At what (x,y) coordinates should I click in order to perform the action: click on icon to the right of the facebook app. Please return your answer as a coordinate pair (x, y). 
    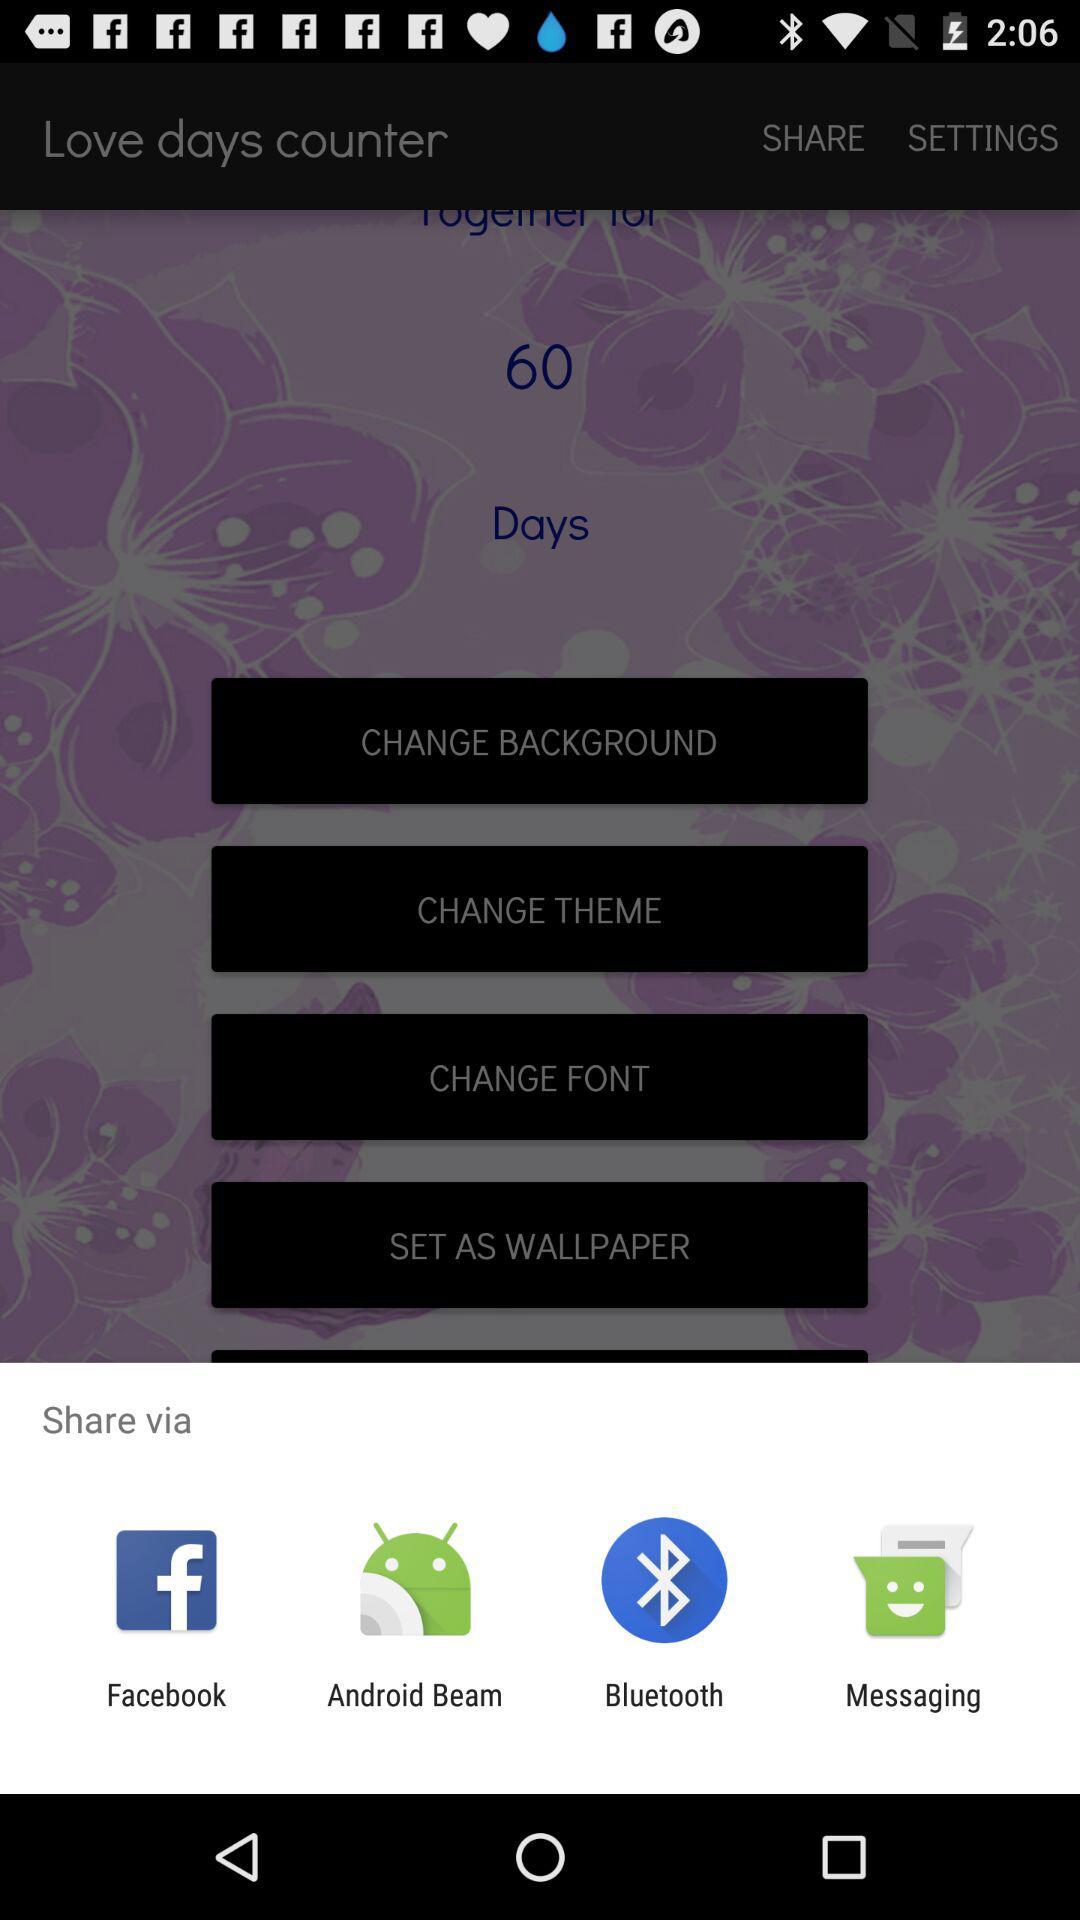
    Looking at the image, I should click on (414, 1711).